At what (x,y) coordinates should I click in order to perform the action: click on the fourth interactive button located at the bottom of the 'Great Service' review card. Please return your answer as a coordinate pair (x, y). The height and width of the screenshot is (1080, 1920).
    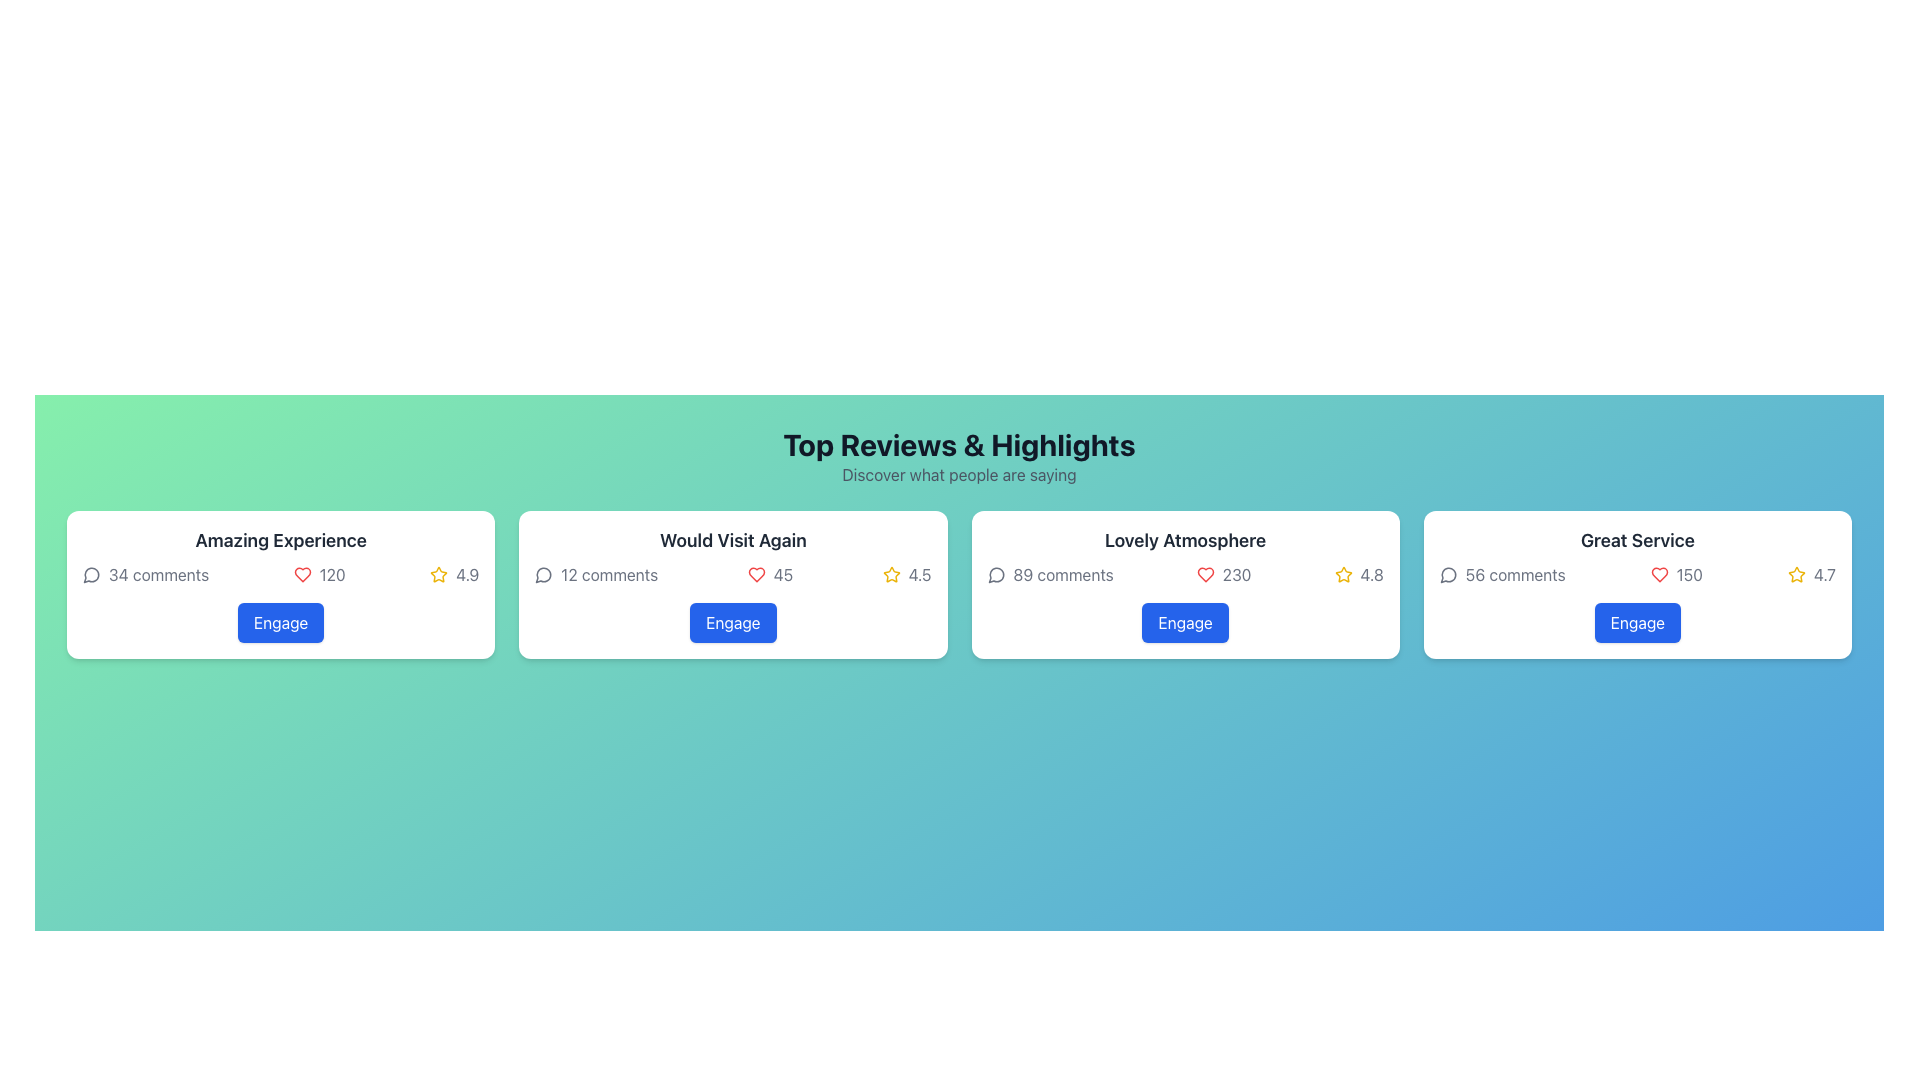
    Looking at the image, I should click on (1637, 622).